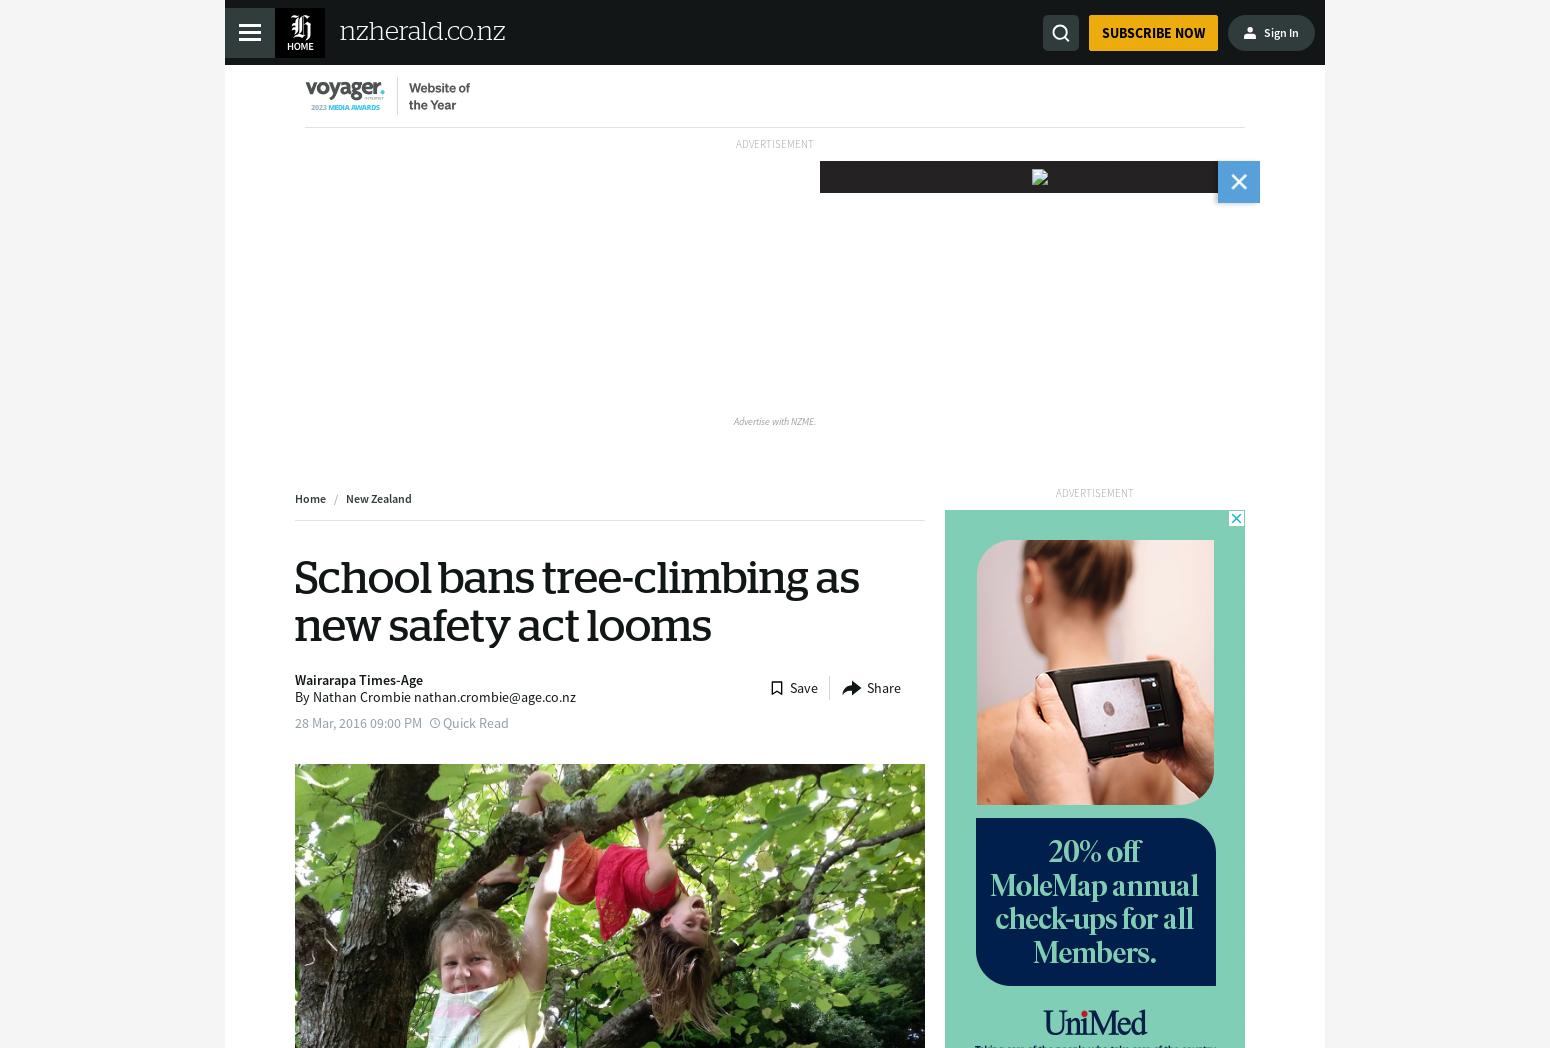 Image resolution: width=1550 pixels, height=1048 pixels. Describe the element at coordinates (344, 498) in the screenshot. I see `'New Zealand'` at that location.